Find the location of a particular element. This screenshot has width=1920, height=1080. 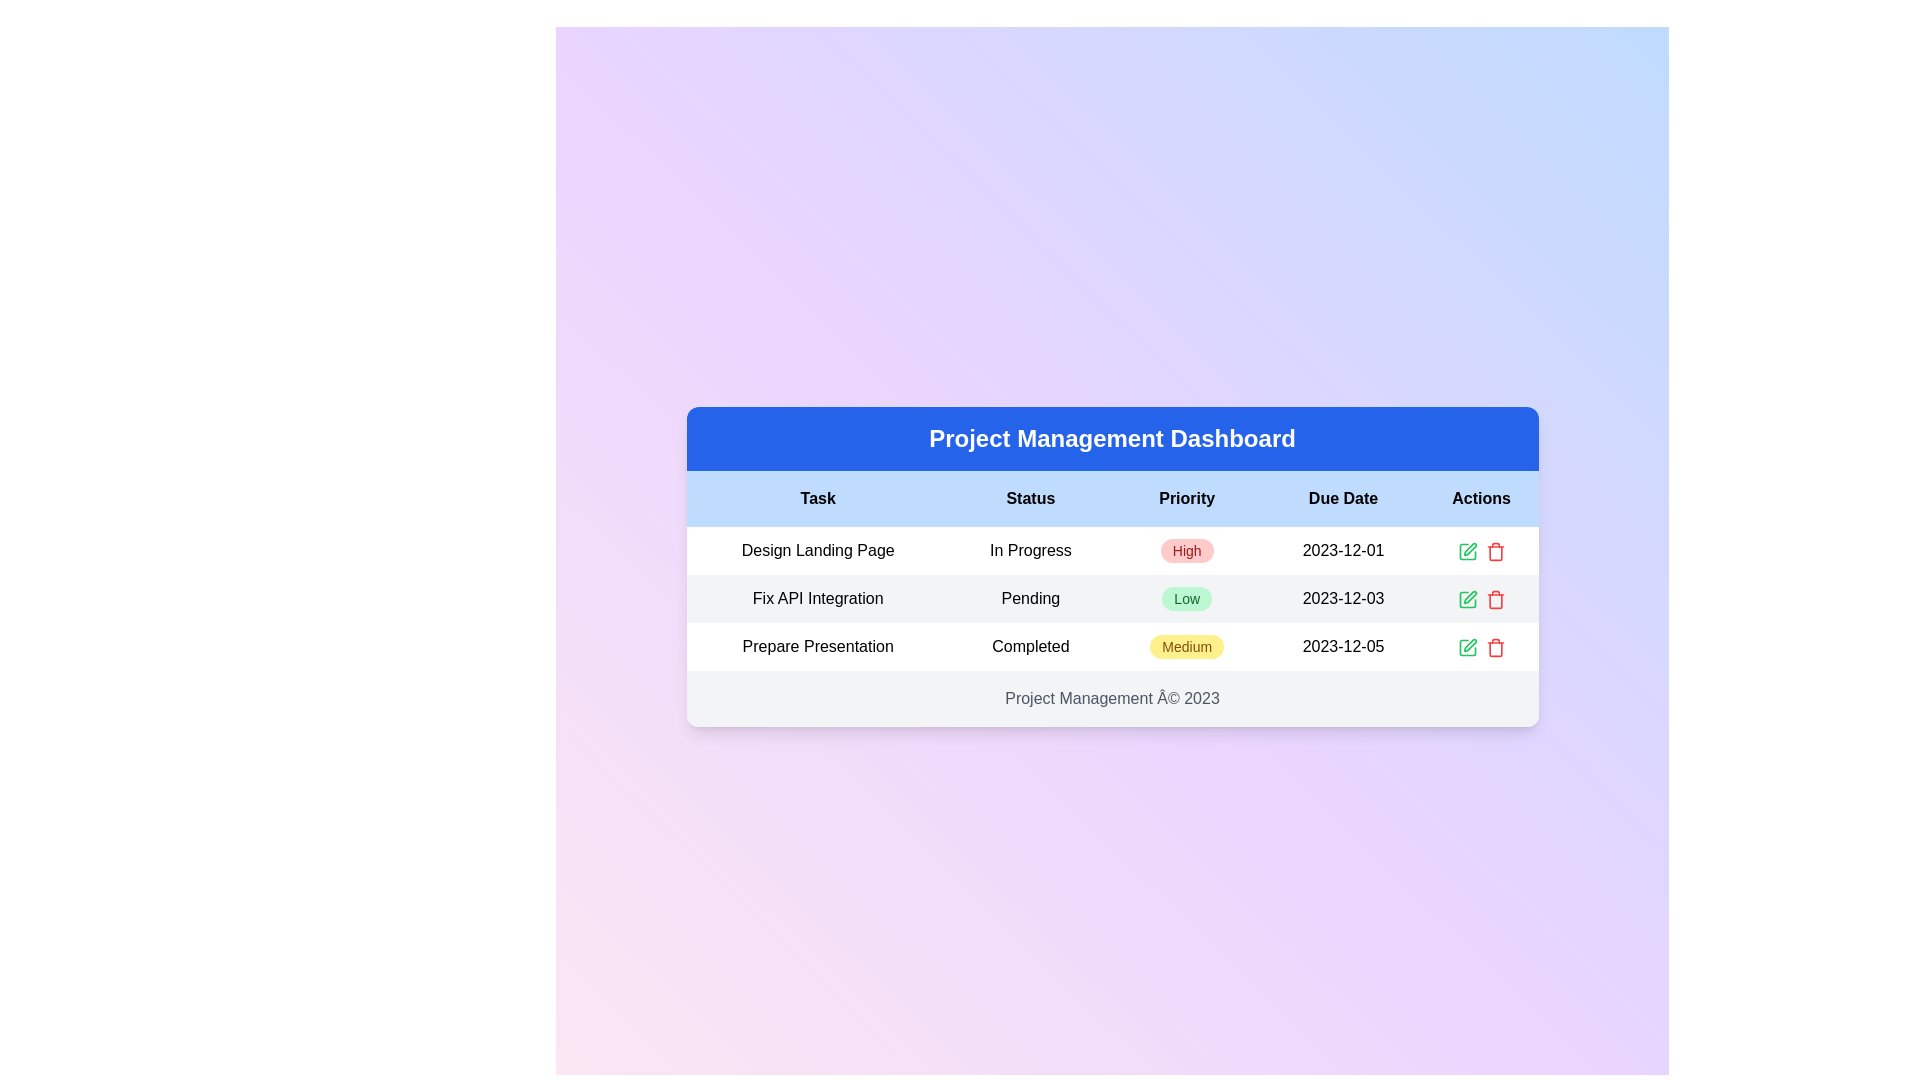

the 'In Progress' text label in the 'Status' column of the task 'Design Landing Page' within the table is located at coordinates (1030, 551).